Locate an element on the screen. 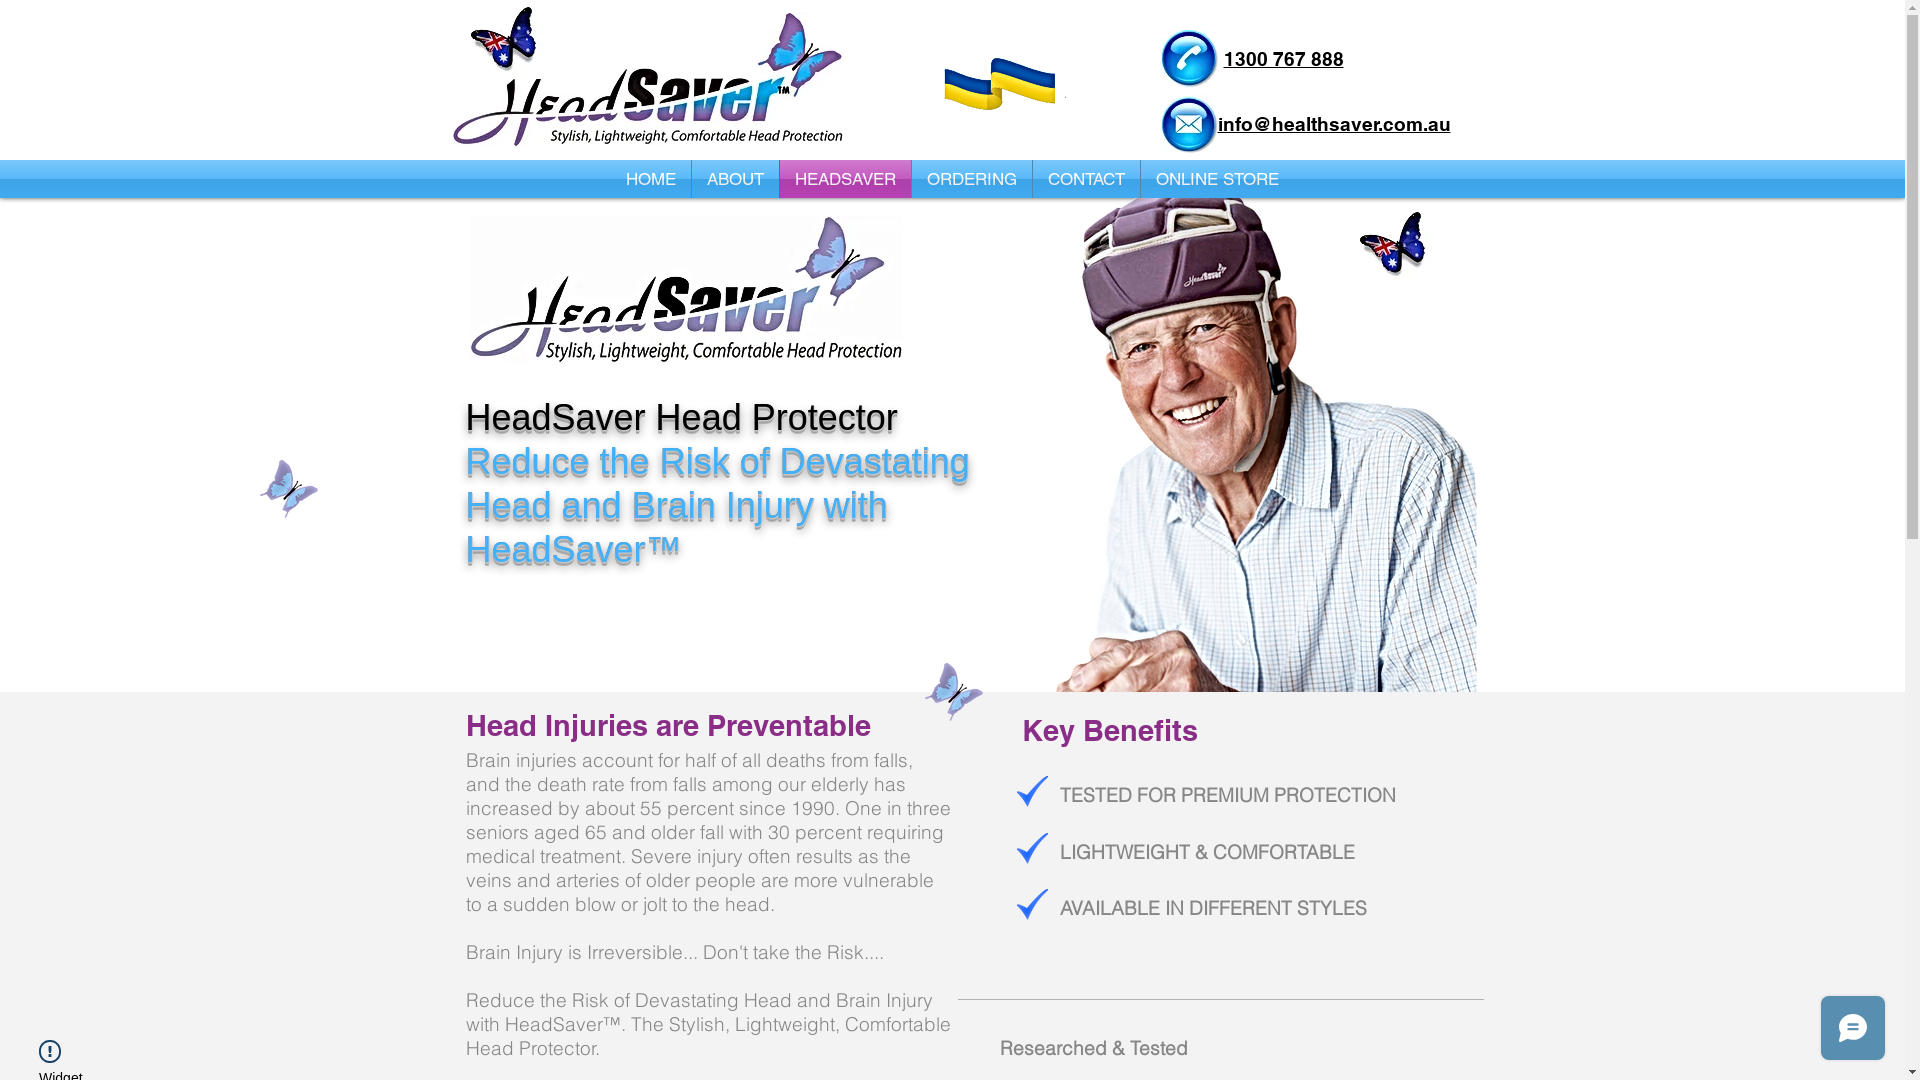 This screenshot has width=1920, height=1080. 'ONLINE STORE' is located at coordinates (1216, 177).